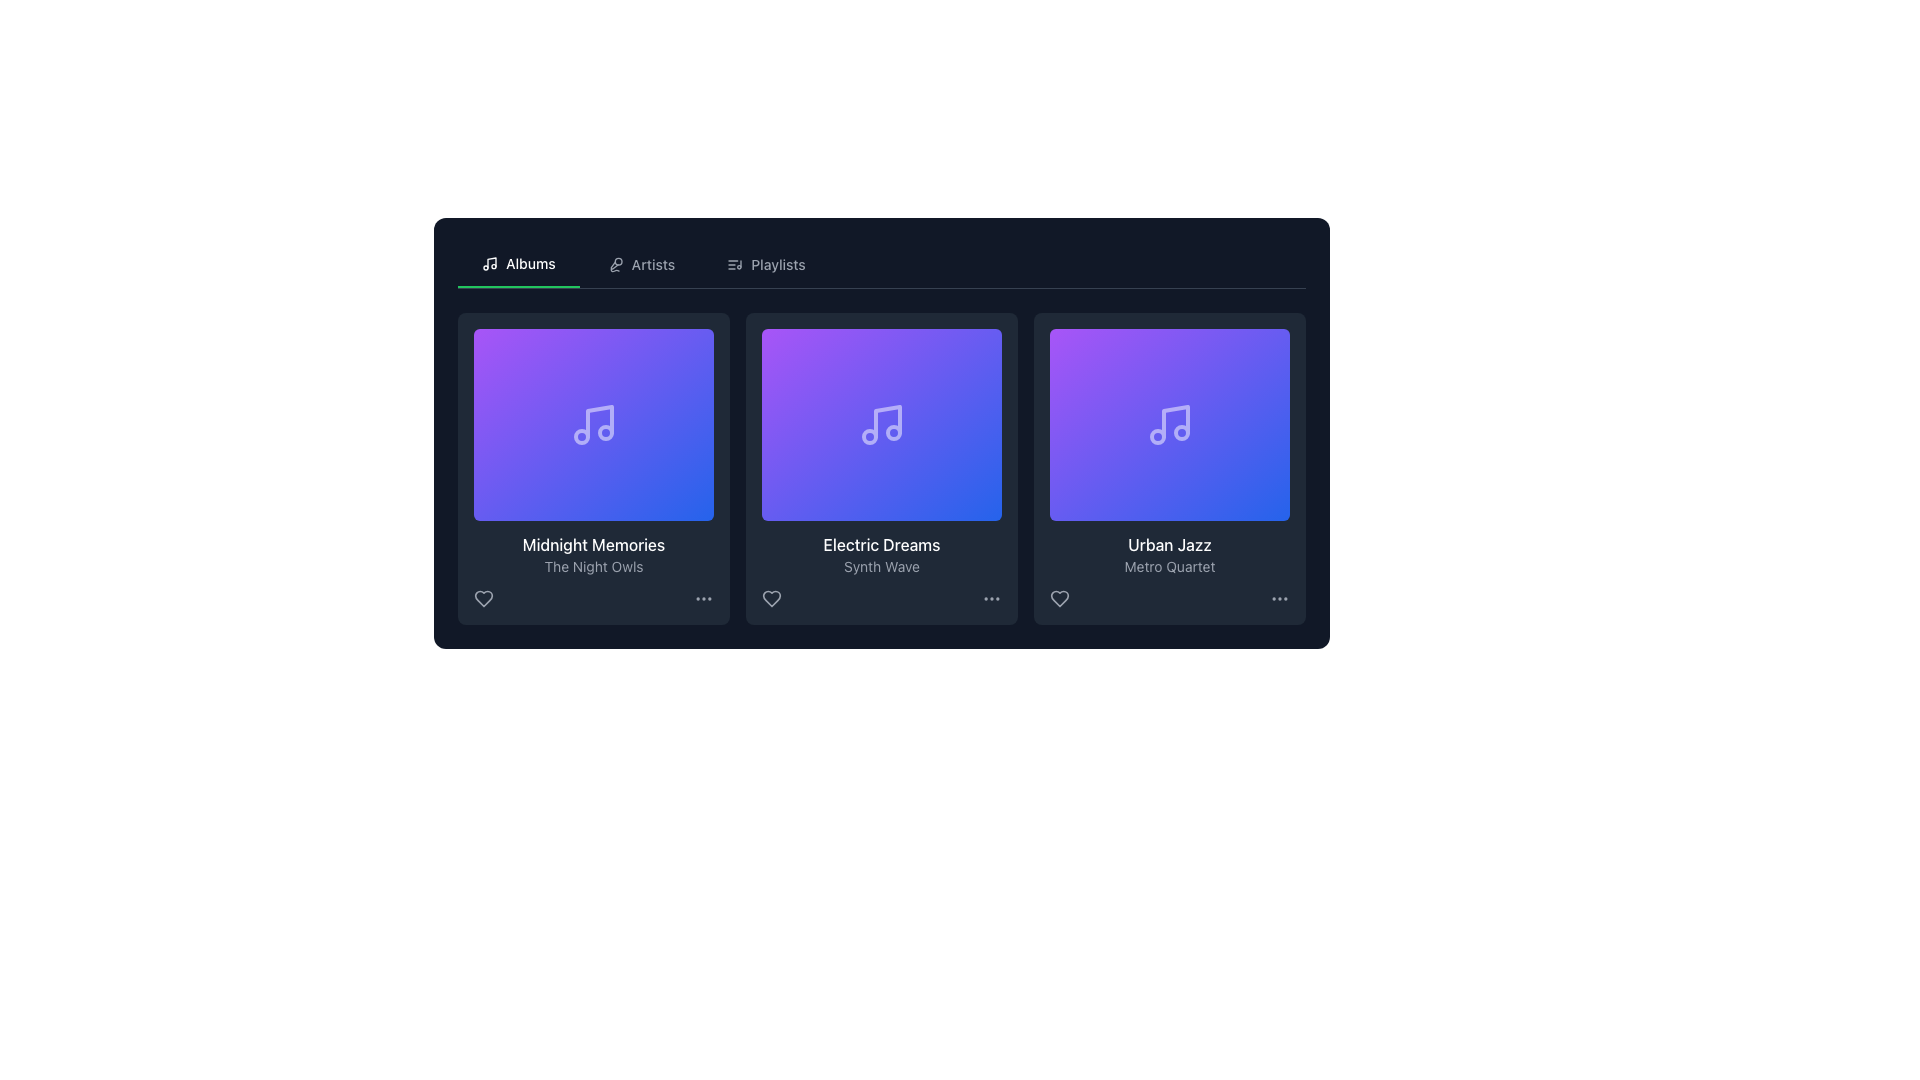  I want to click on the rightmost circle shape within the music-themed icon on the first card labeled 'Midnight Memories', so click(604, 431).